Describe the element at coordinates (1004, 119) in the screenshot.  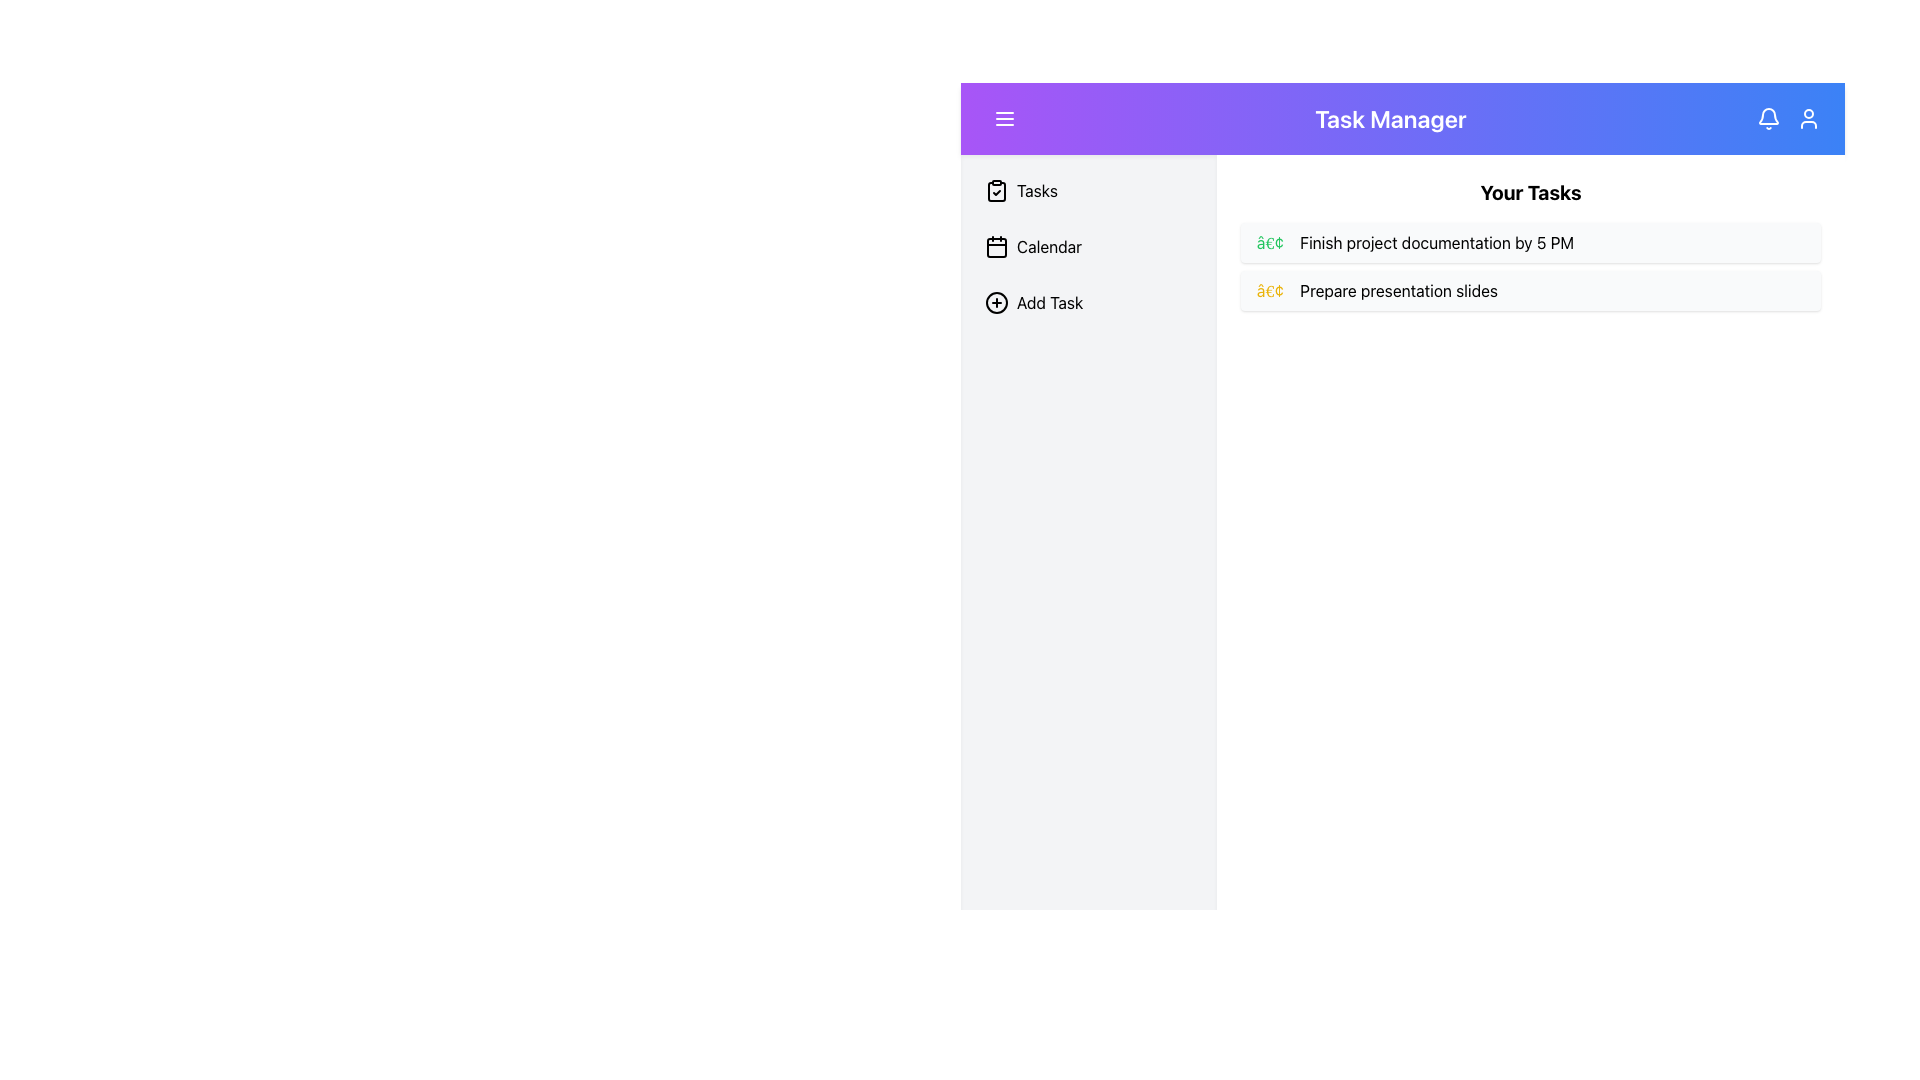
I see `the hamburger menu icon with three horizontal lines located on the vibrant purple header bar` at that location.